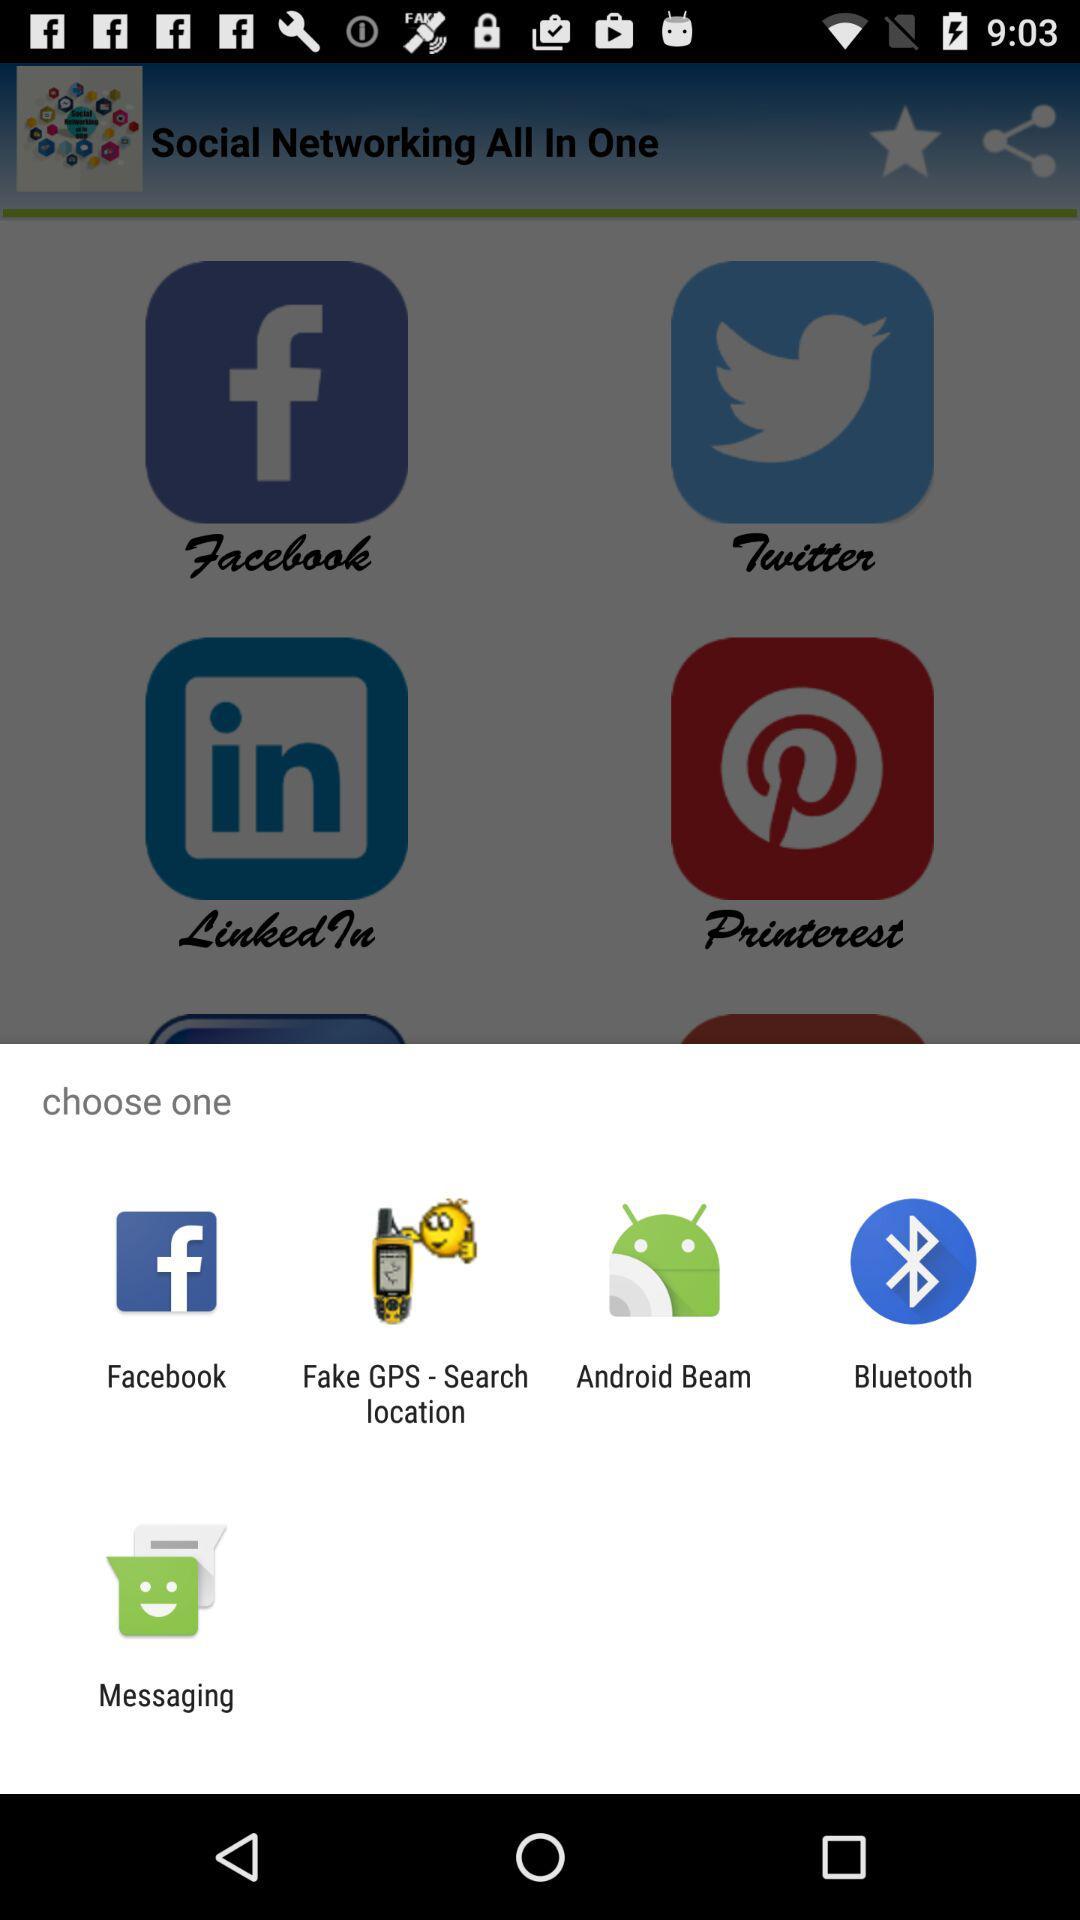 Image resolution: width=1080 pixels, height=1920 pixels. I want to click on bluetooth, so click(913, 1392).